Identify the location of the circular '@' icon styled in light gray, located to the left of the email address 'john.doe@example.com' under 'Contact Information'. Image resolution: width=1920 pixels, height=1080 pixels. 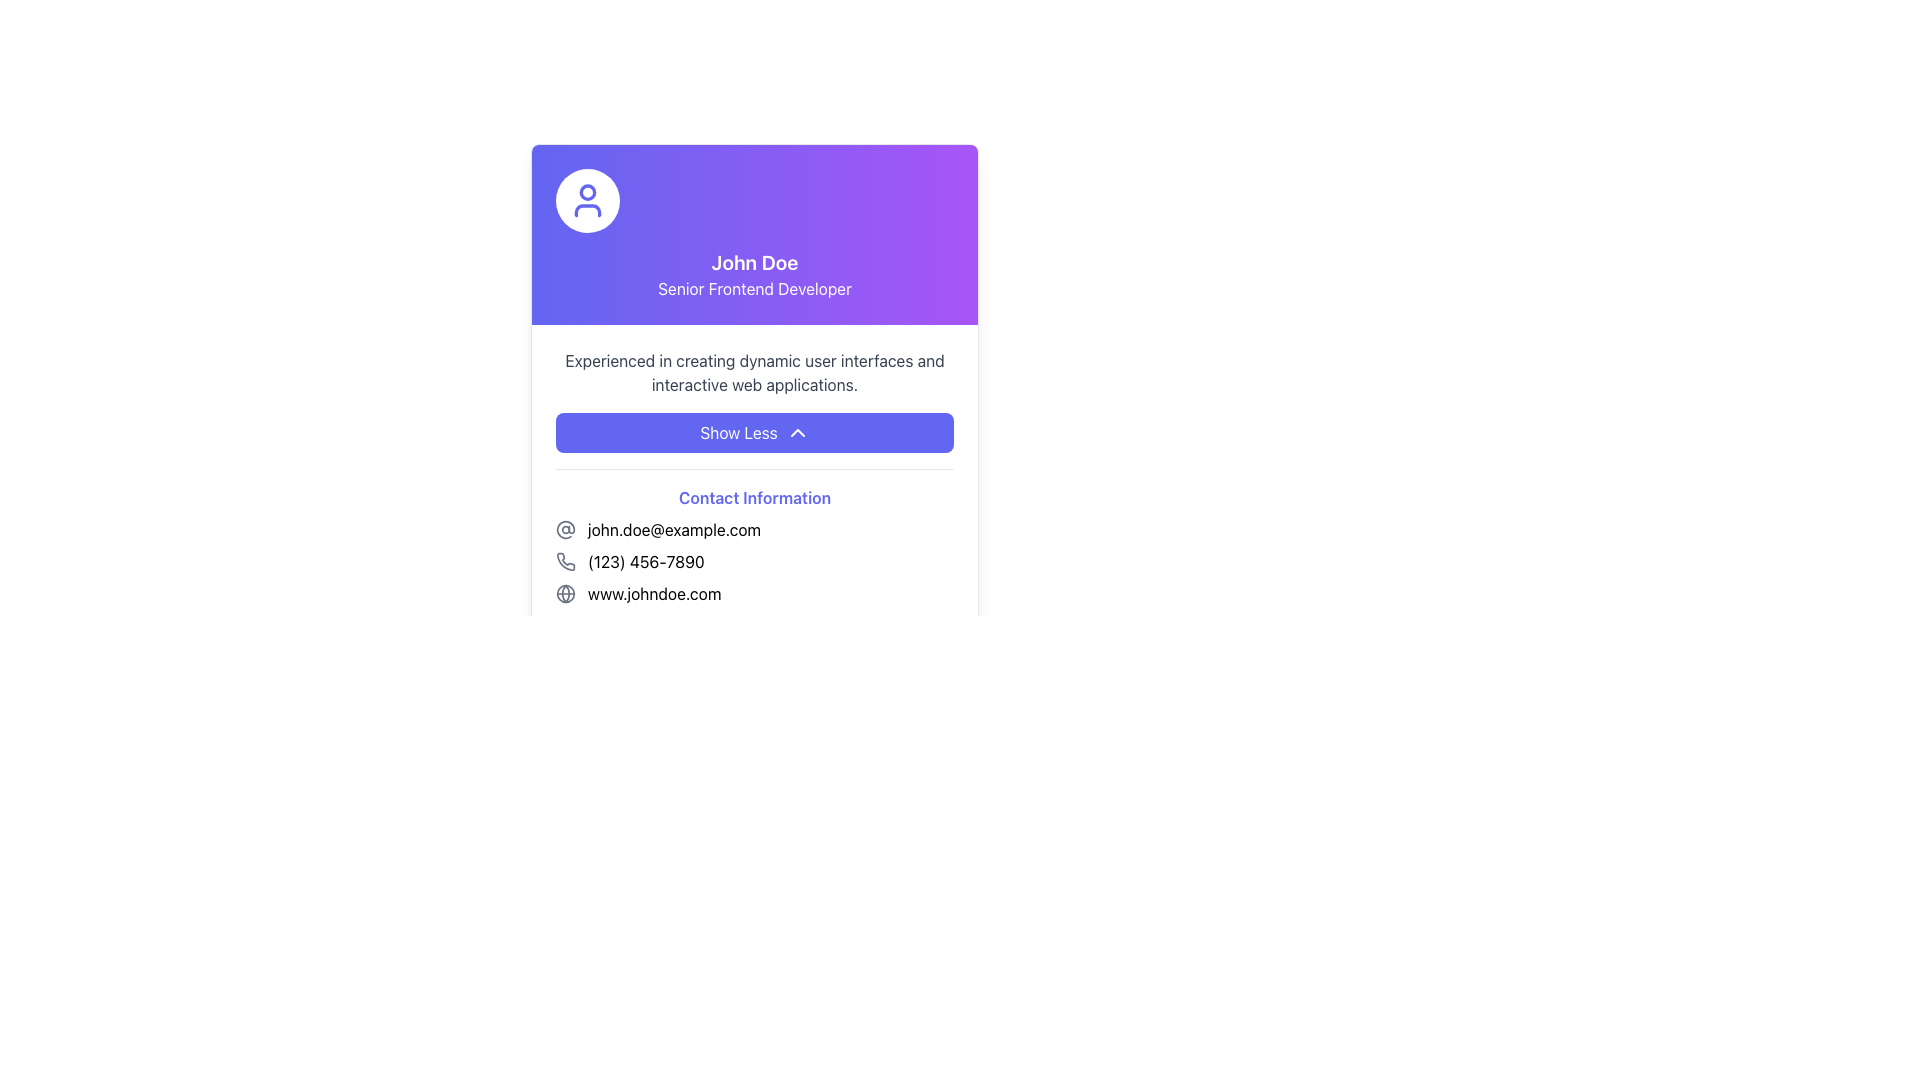
(565, 528).